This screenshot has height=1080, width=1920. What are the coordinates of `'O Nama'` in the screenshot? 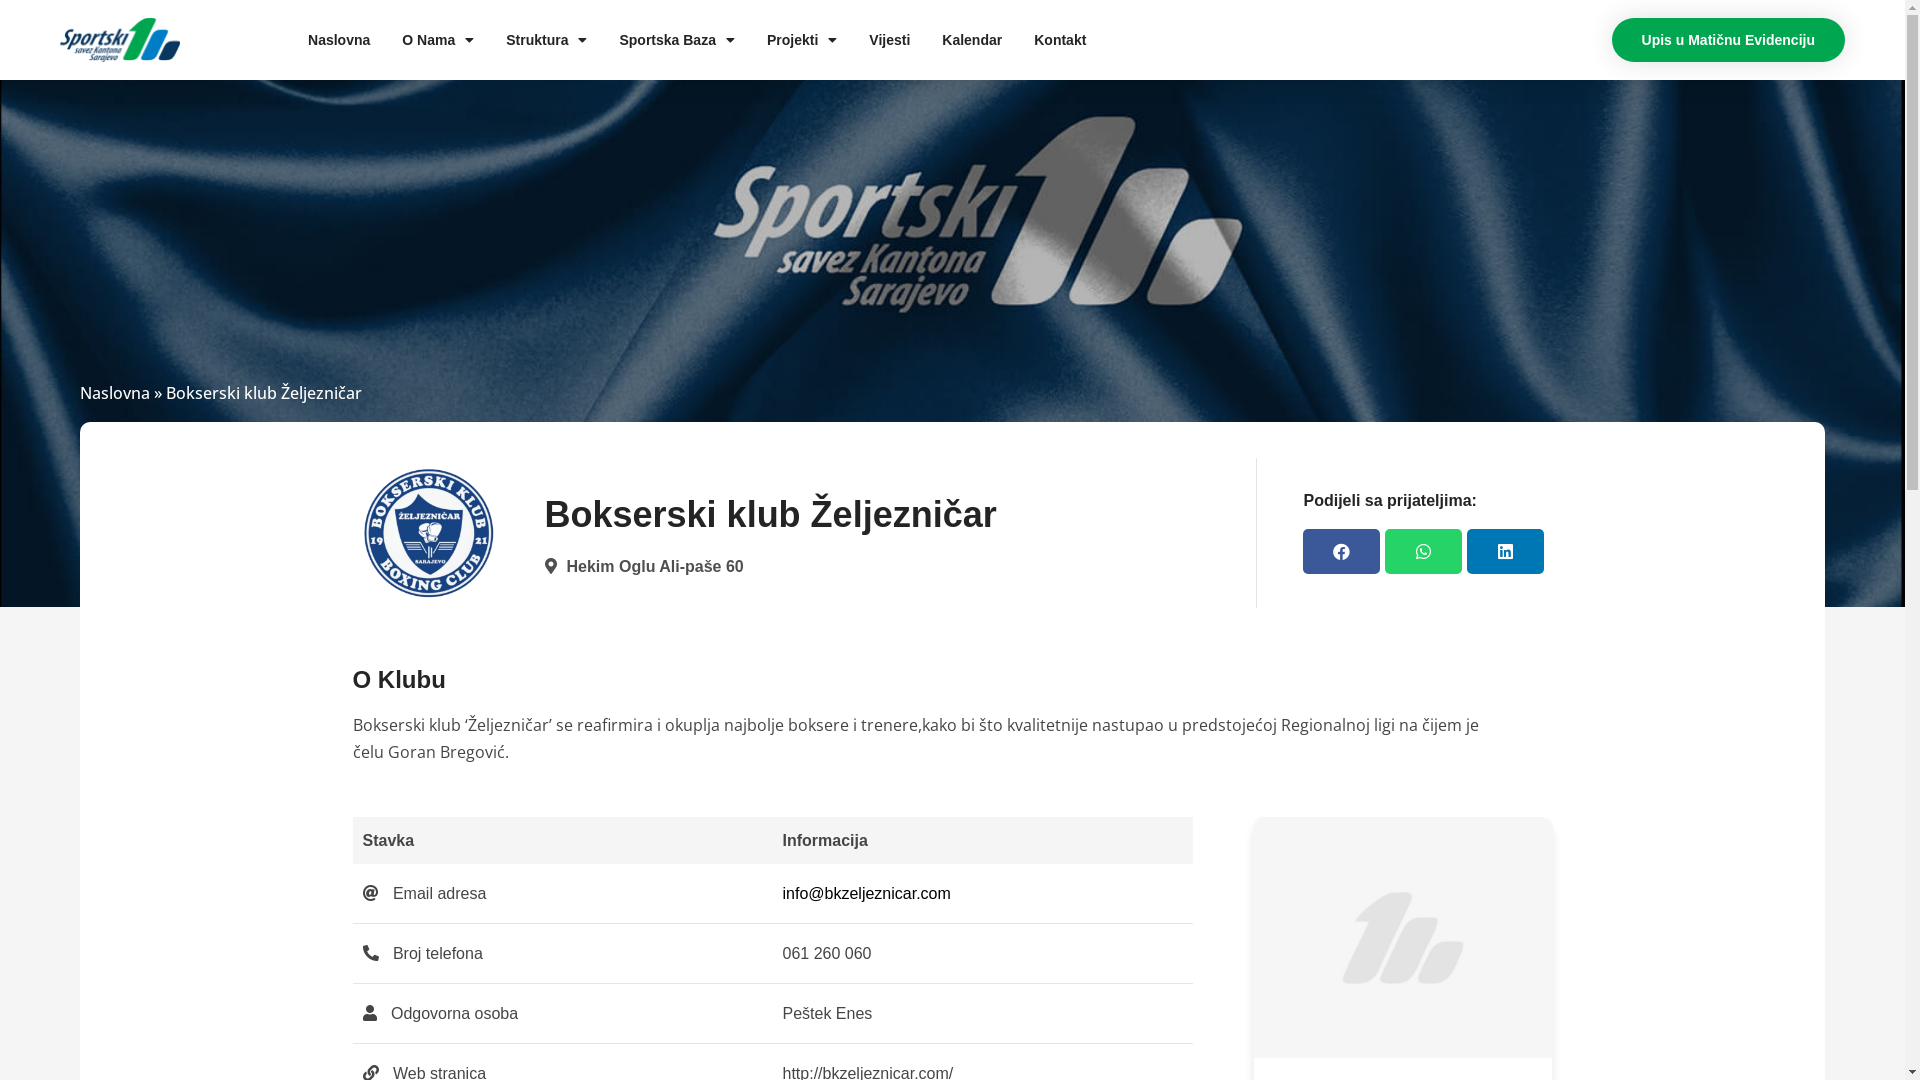 It's located at (436, 39).